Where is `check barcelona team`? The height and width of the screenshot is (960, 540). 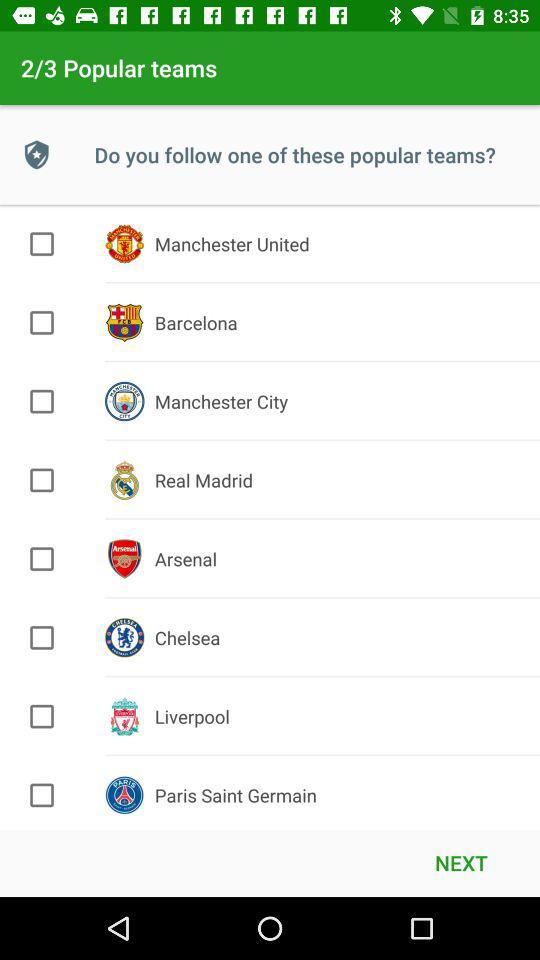
check barcelona team is located at coordinates (42, 322).